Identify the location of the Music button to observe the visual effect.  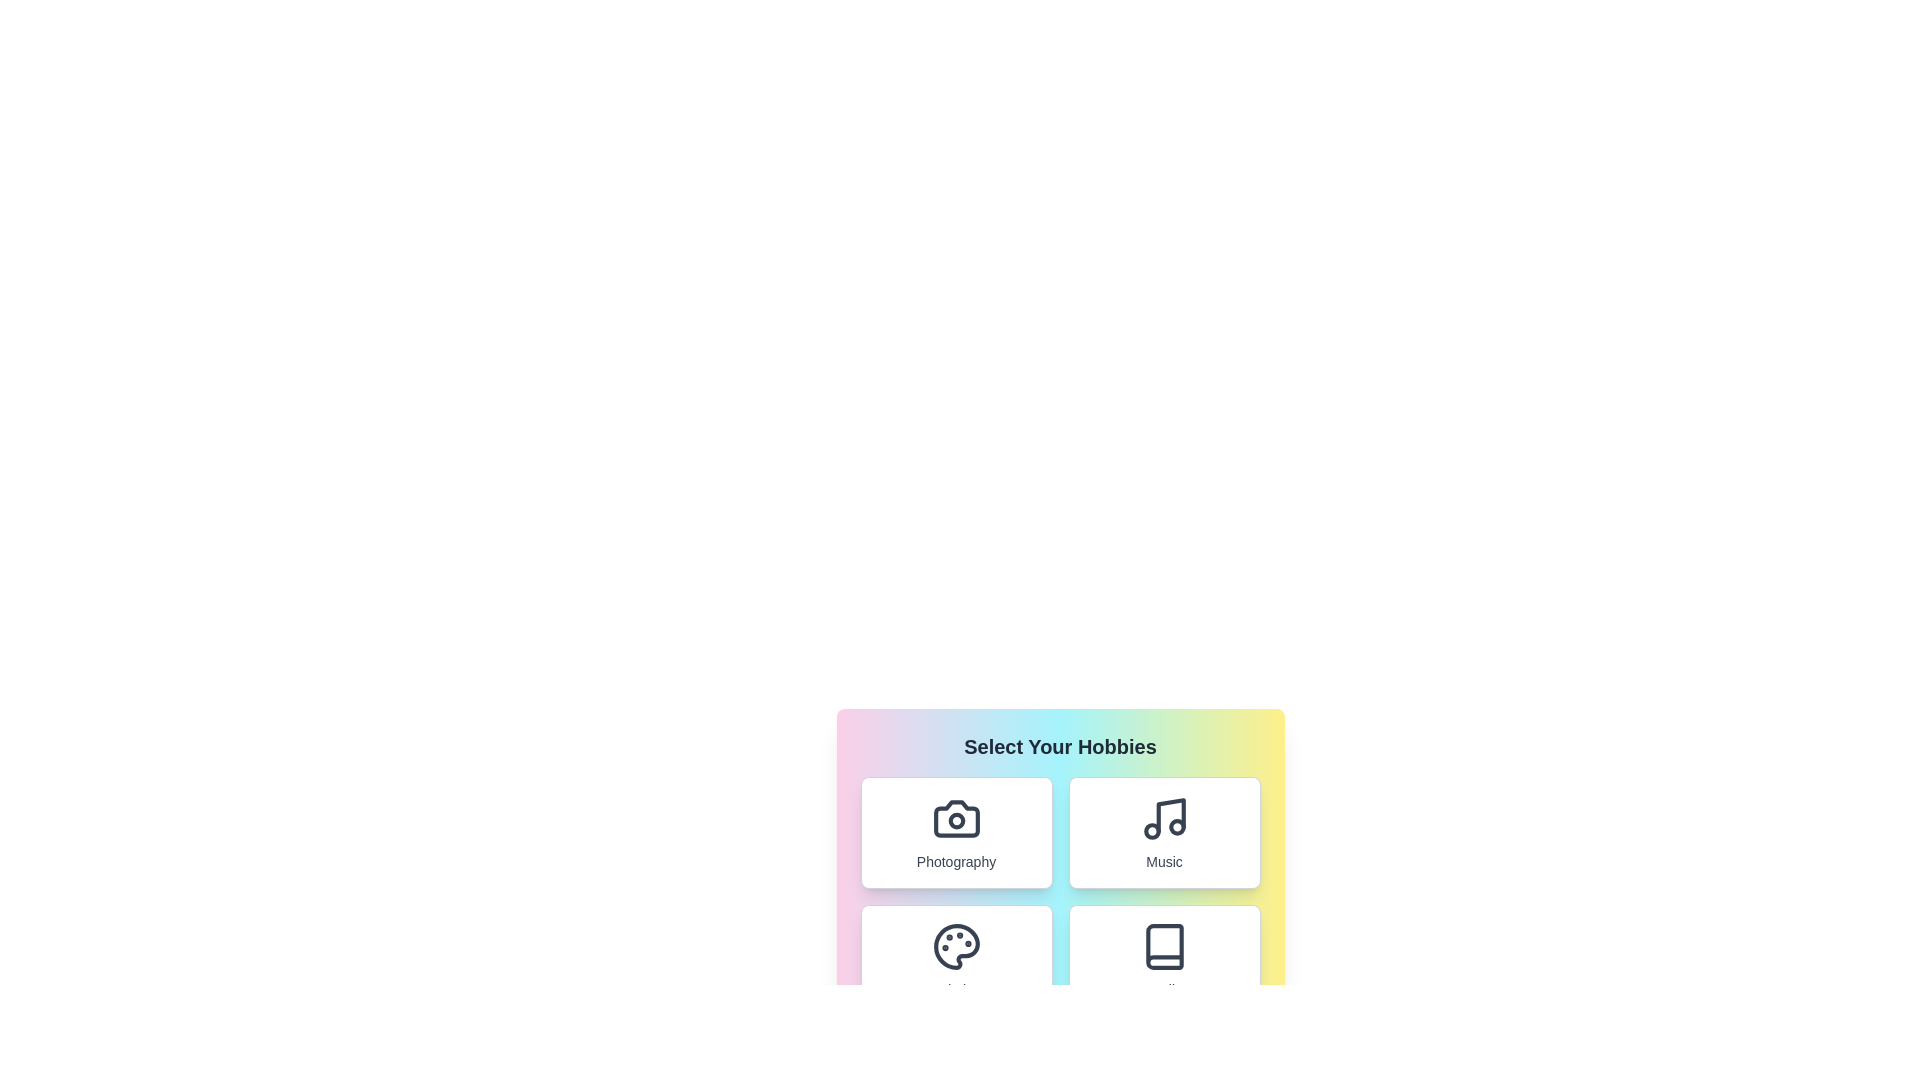
(1164, 833).